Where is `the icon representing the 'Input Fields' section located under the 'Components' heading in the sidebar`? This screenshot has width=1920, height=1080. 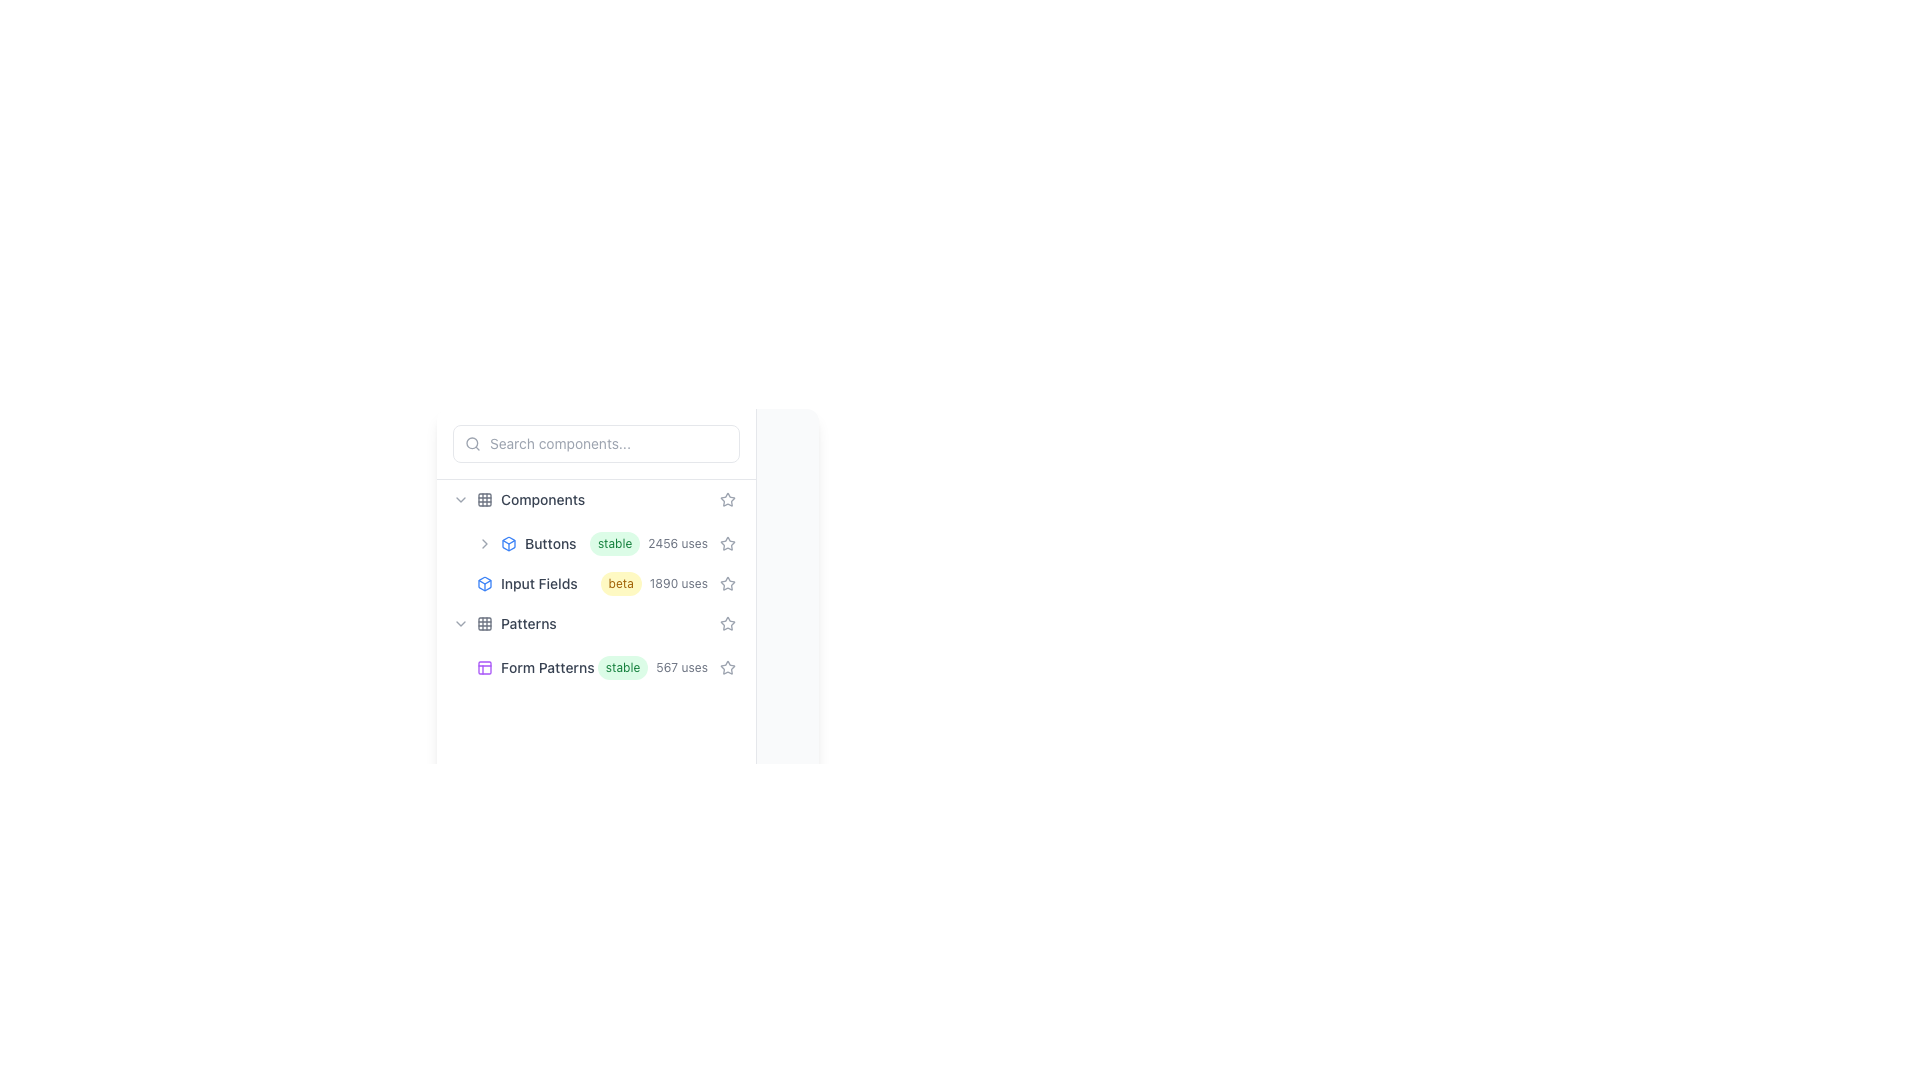 the icon representing the 'Input Fields' section located under the 'Components' heading in the sidebar is located at coordinates (484, 583).